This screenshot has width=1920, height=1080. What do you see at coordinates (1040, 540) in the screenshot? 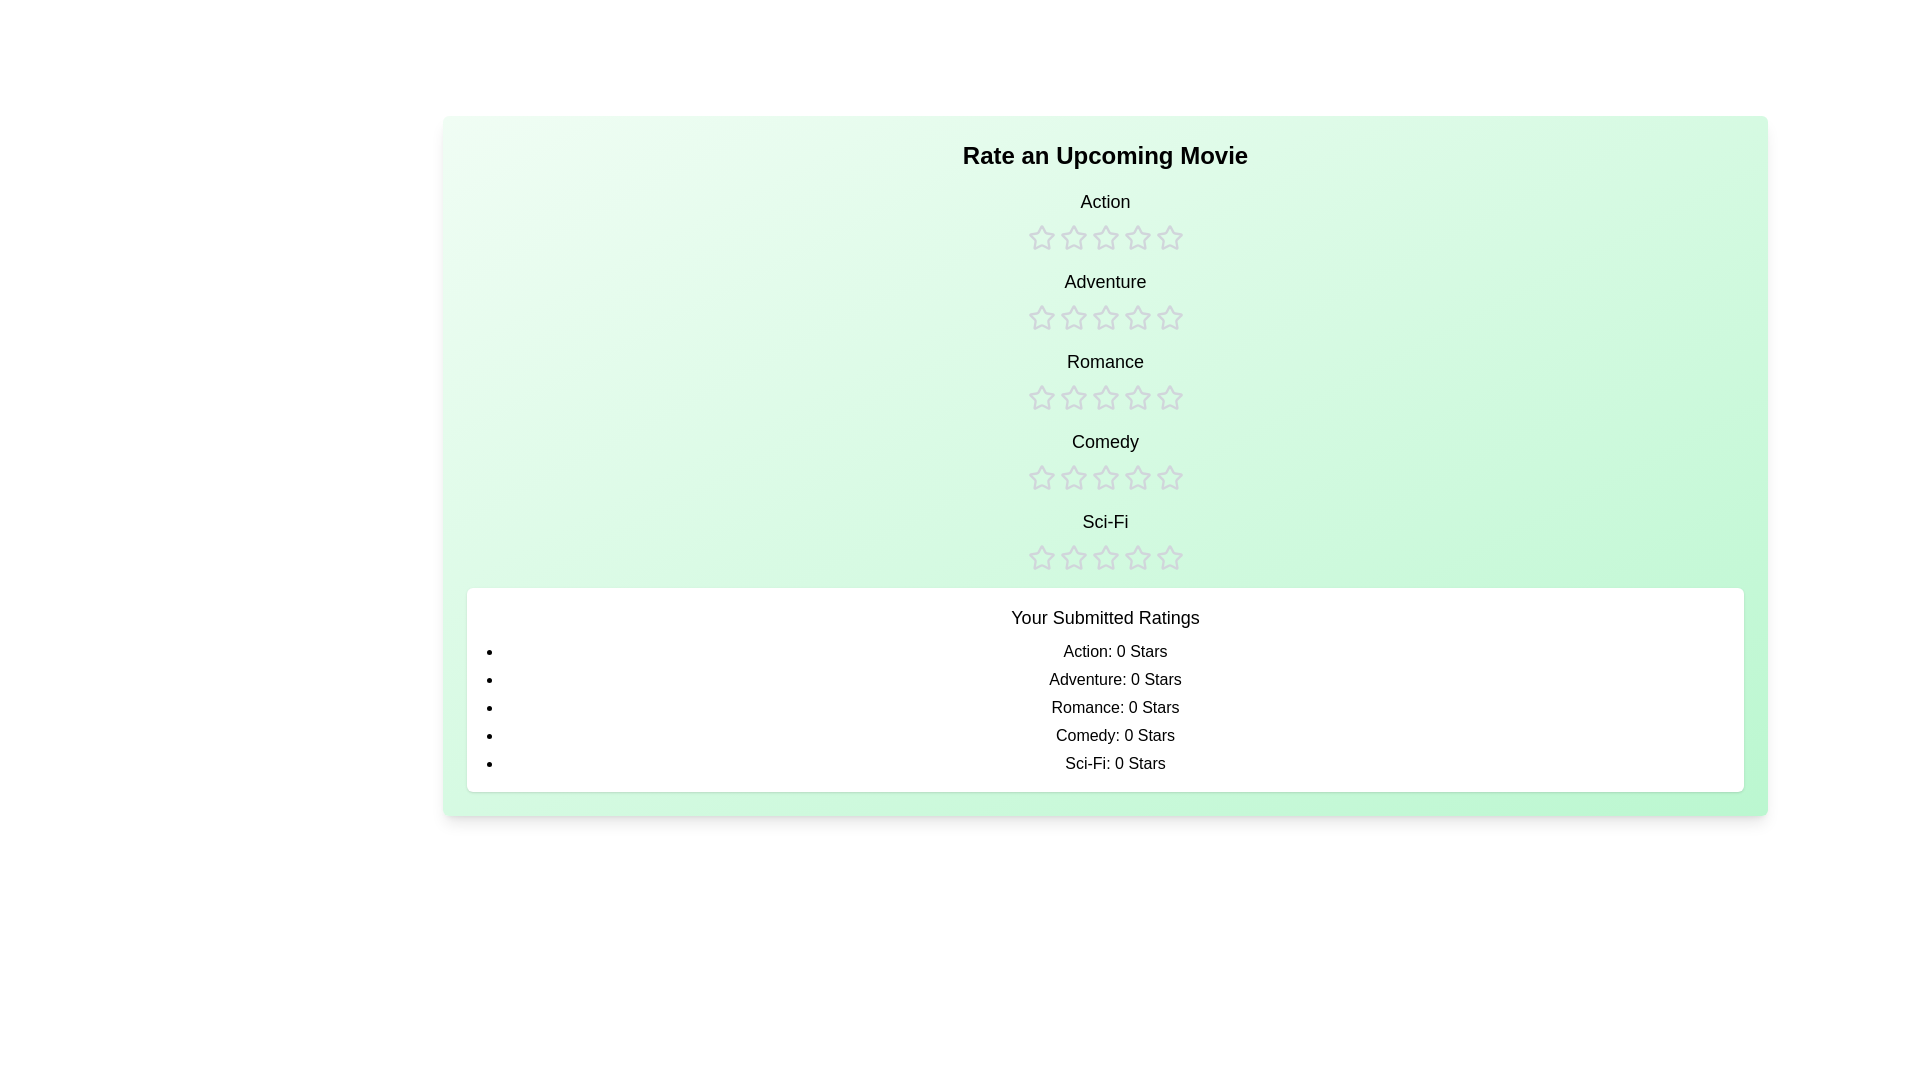
I see `the rating for the Sci-Fi category to 1 stars` at bounding box center [1040, 540].